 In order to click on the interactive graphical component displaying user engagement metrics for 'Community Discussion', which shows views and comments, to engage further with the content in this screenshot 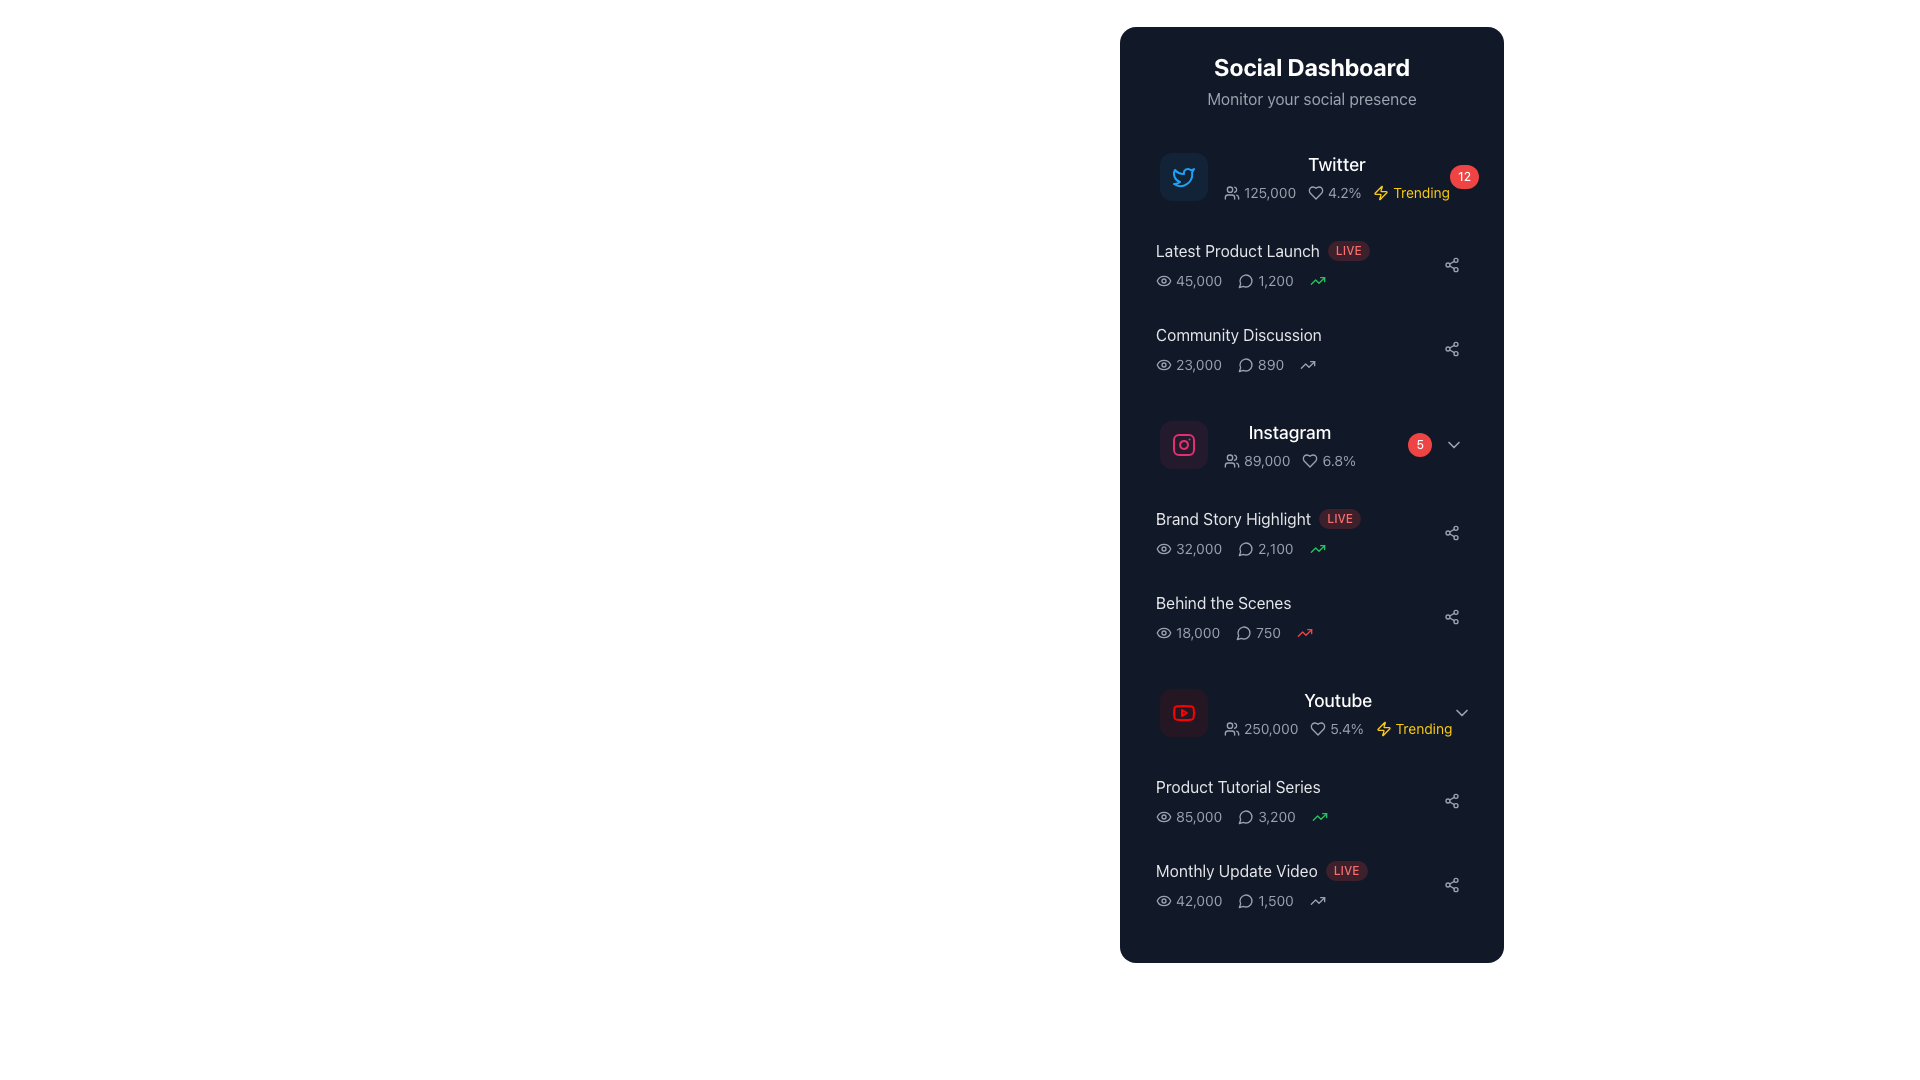, I will do `click(1296, 365)`.